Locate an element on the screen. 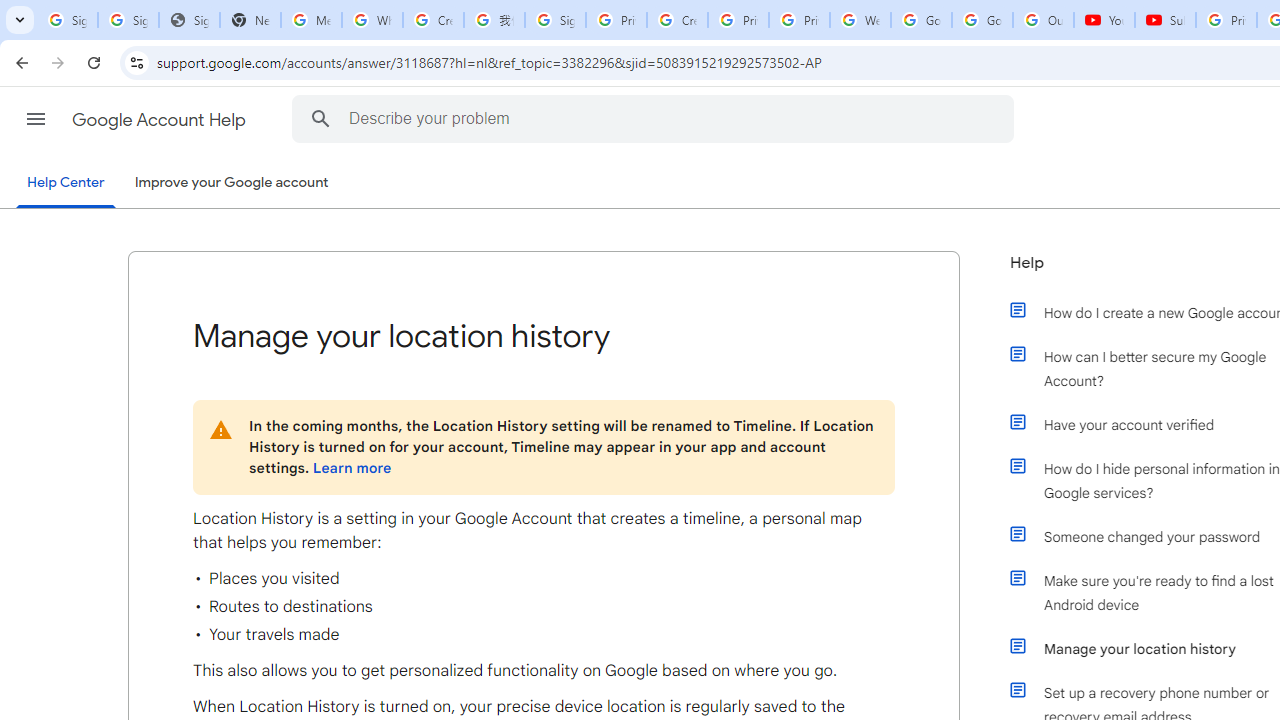 The image size is (1280, 720). 'YouTube' is located at coordinates (1103, 20).